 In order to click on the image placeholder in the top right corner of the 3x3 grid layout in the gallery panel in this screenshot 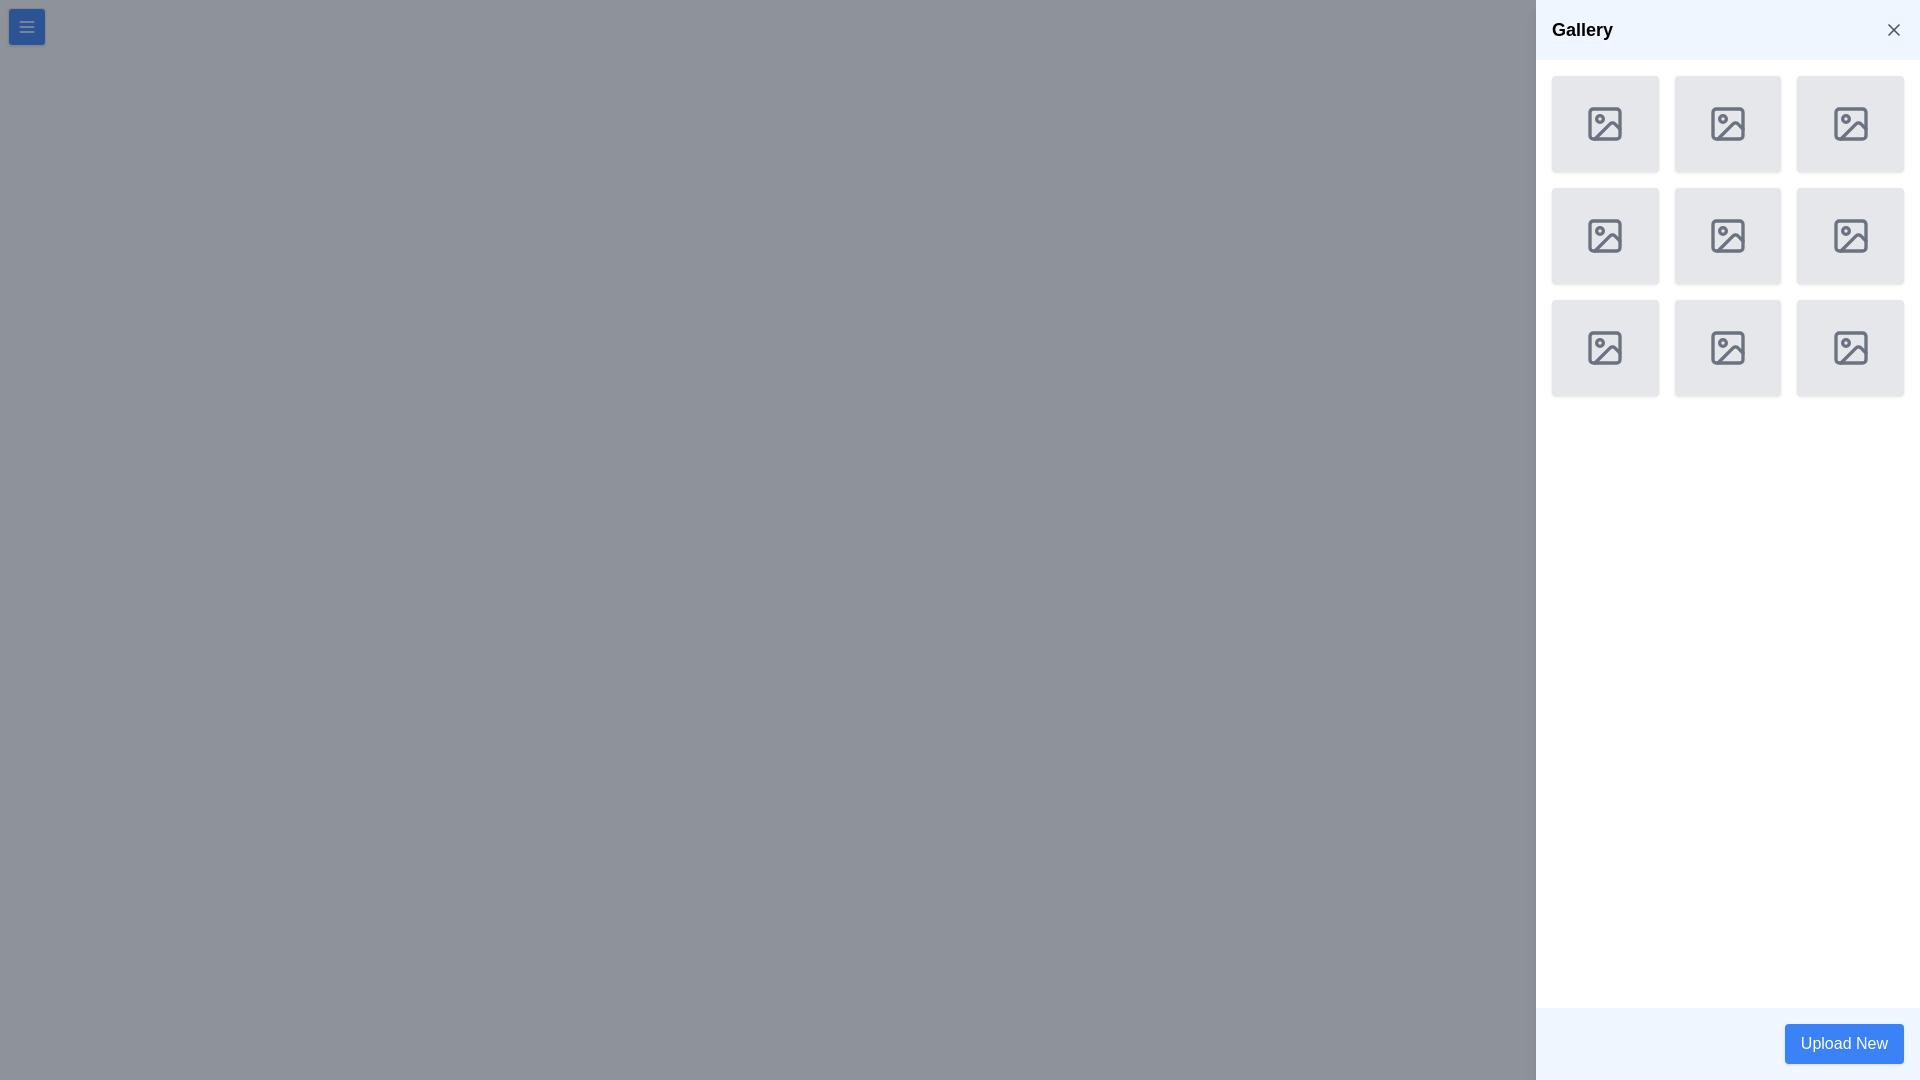, I will do `click(1849, 123)`.